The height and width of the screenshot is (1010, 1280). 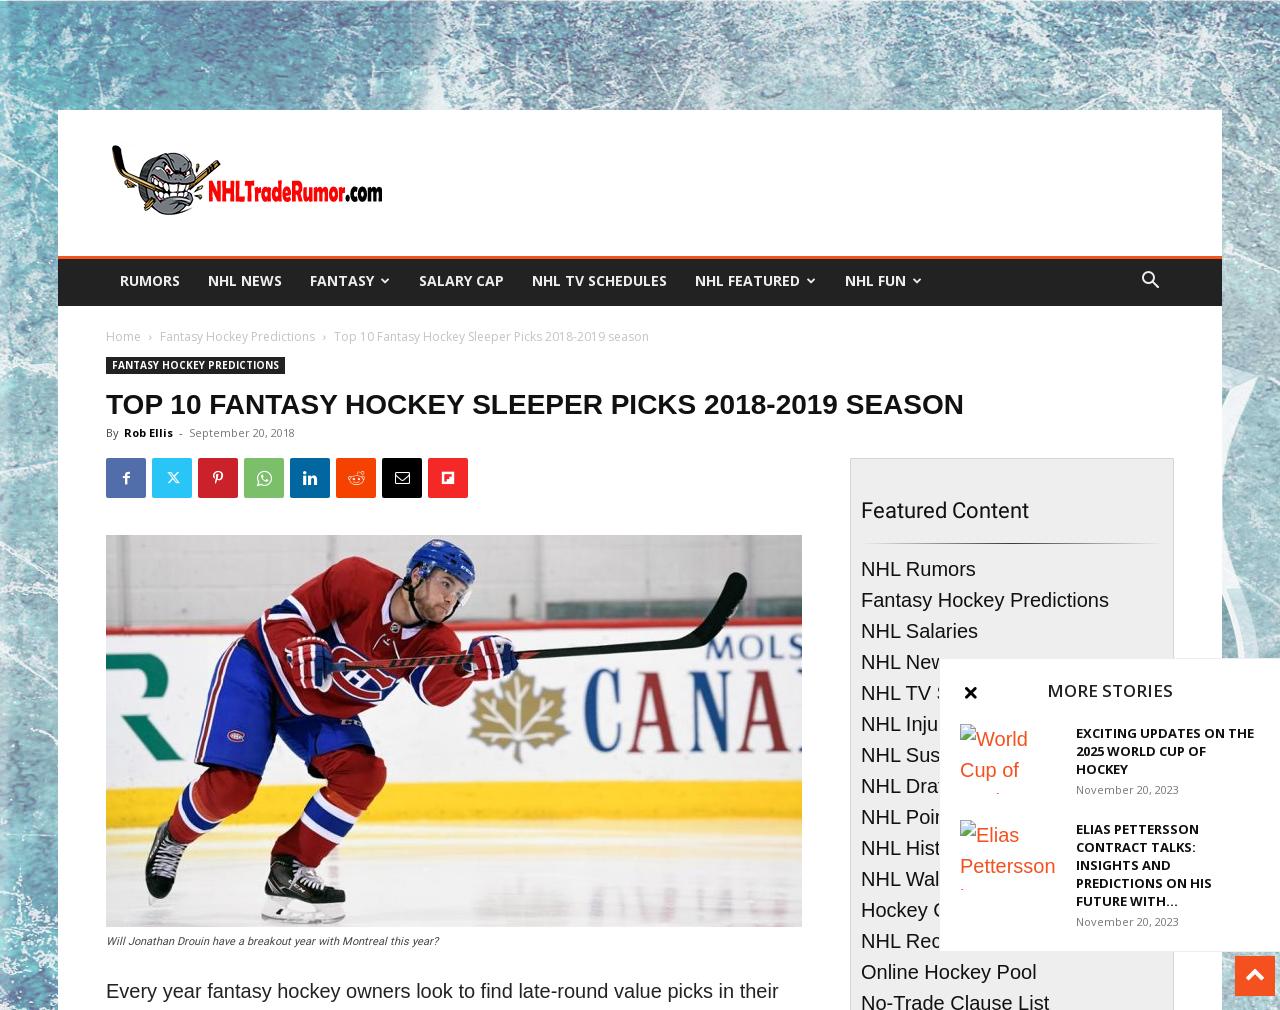 I want to click on 'Rob Ellis', so click(x=147, y=432).